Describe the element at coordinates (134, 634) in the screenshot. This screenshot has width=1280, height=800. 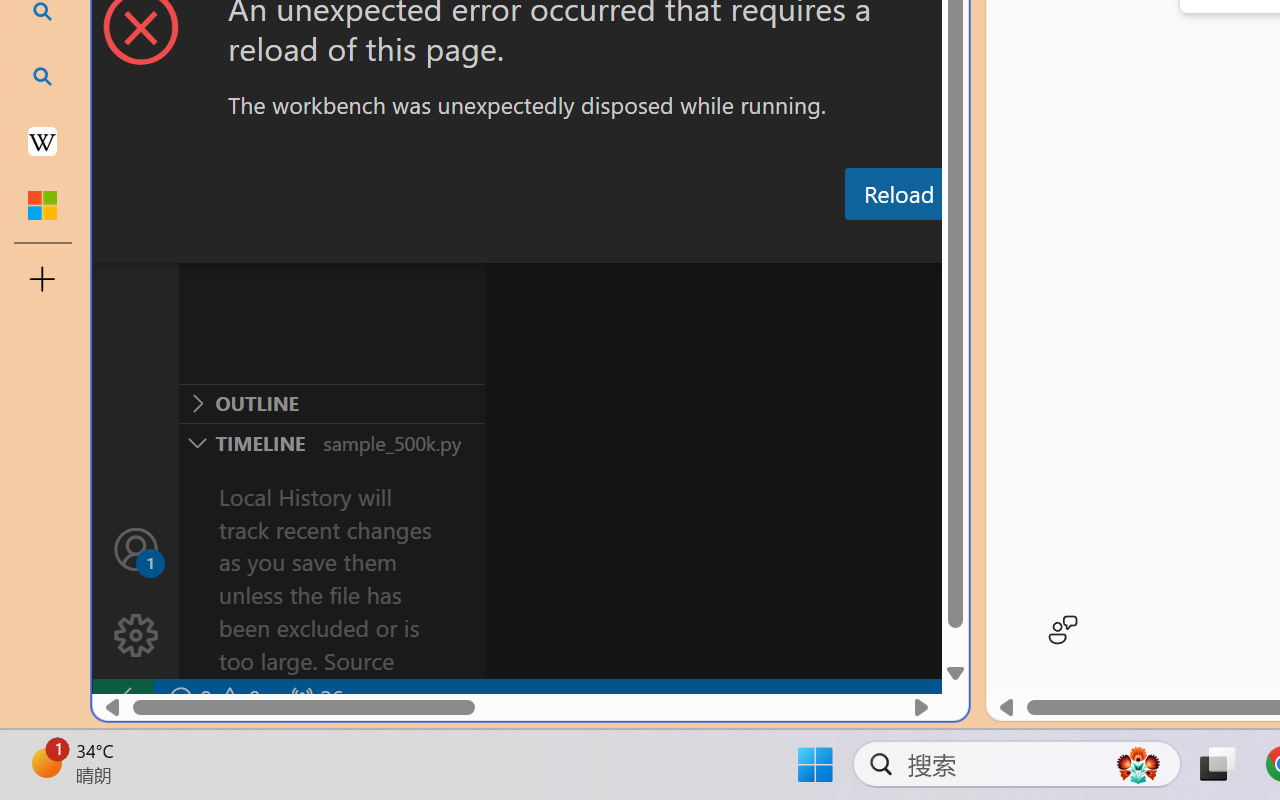
I see `'Manage'` at that location.